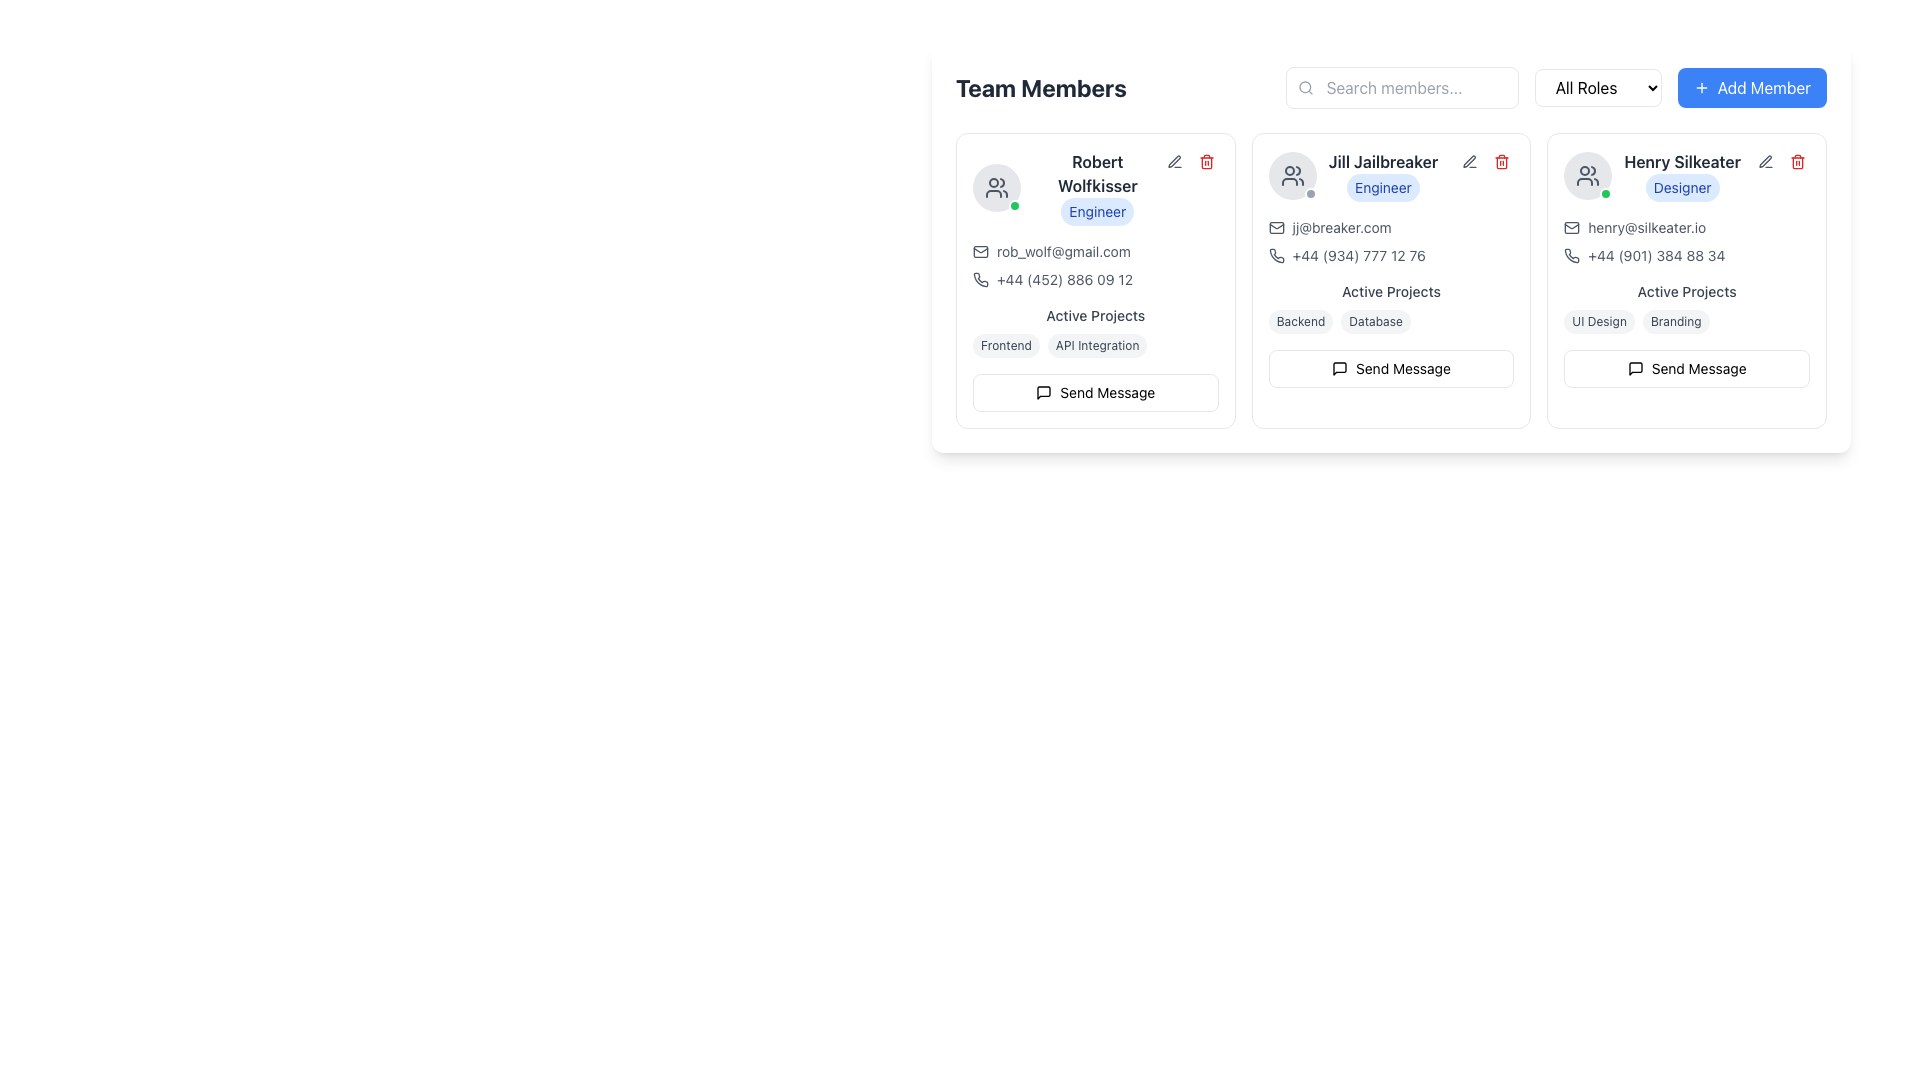  What do you see at coordinates (1205, 161) in the screenshot?
I see `the delete icon (trash can) located at the top-right corner of Robert Wolfkisser's card in the Team Members section` at bounding box center [1205, 161].